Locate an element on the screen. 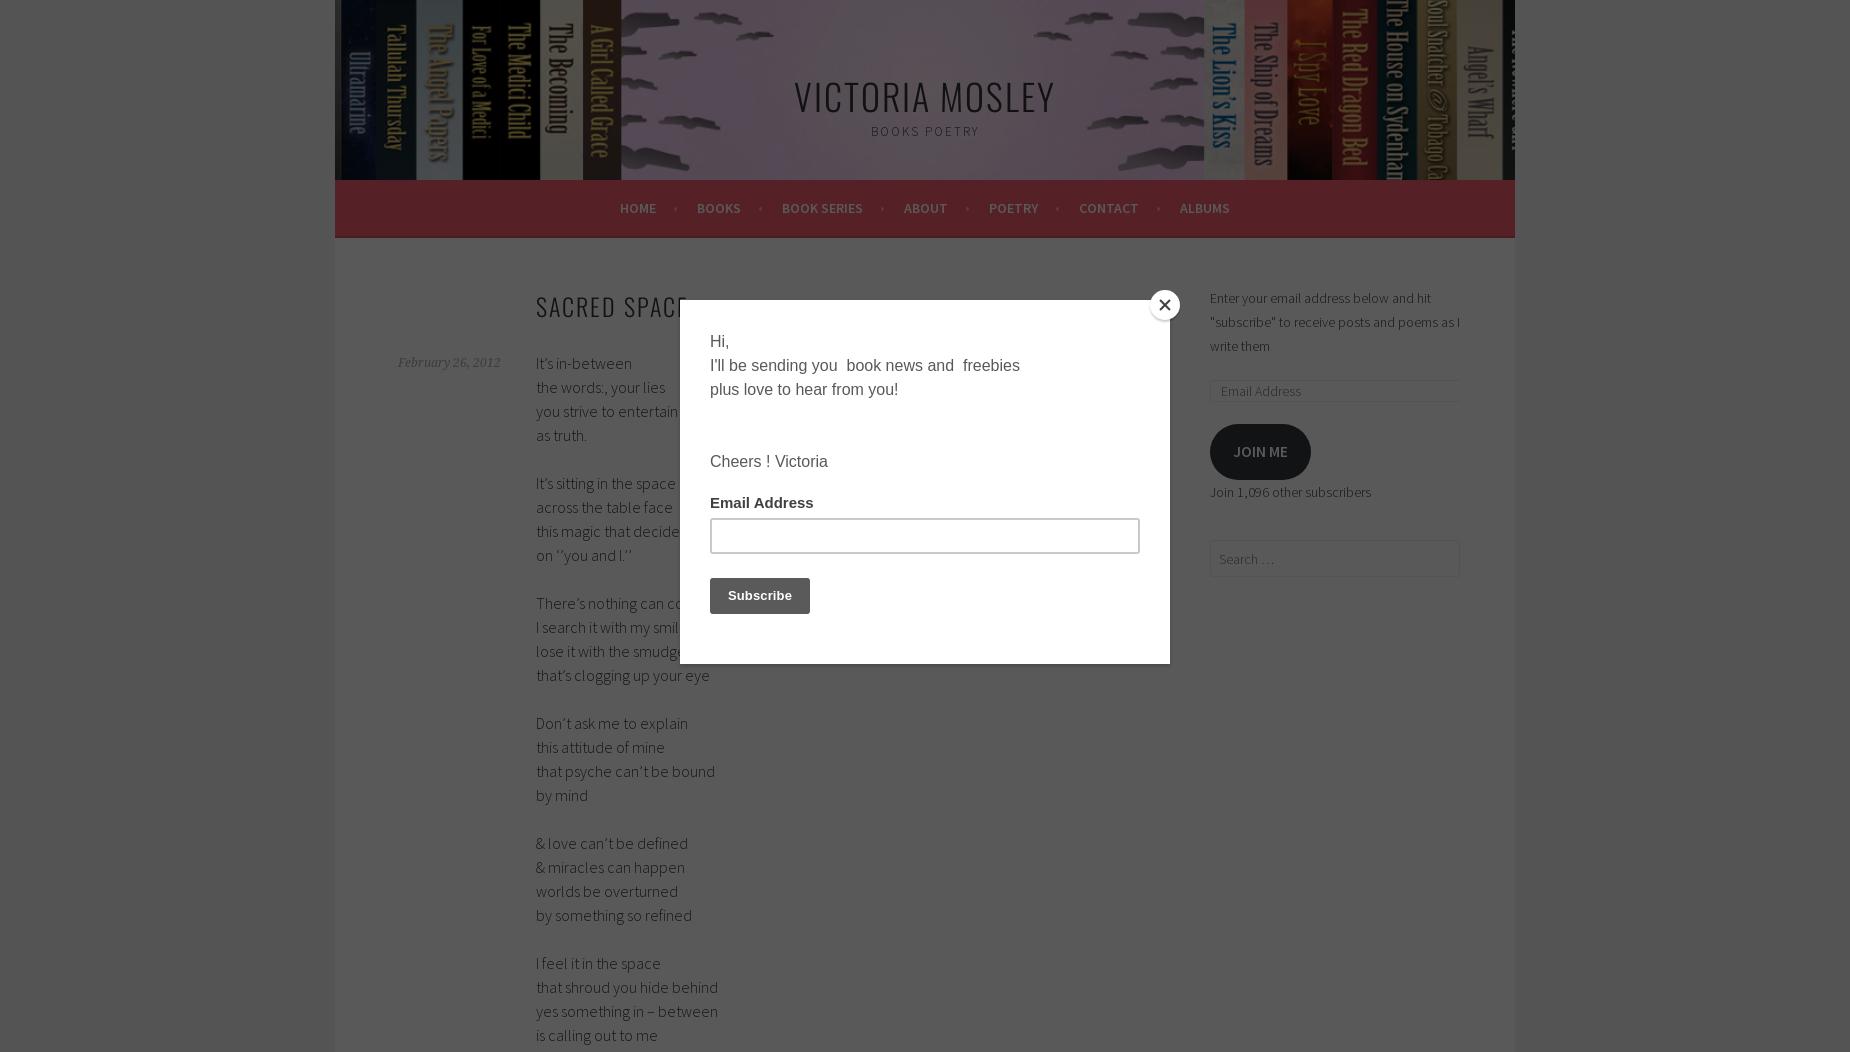 The width and height of the screenshot is (1850, 1052). 'worlds be overturned' is located at coordinates (606, 889).